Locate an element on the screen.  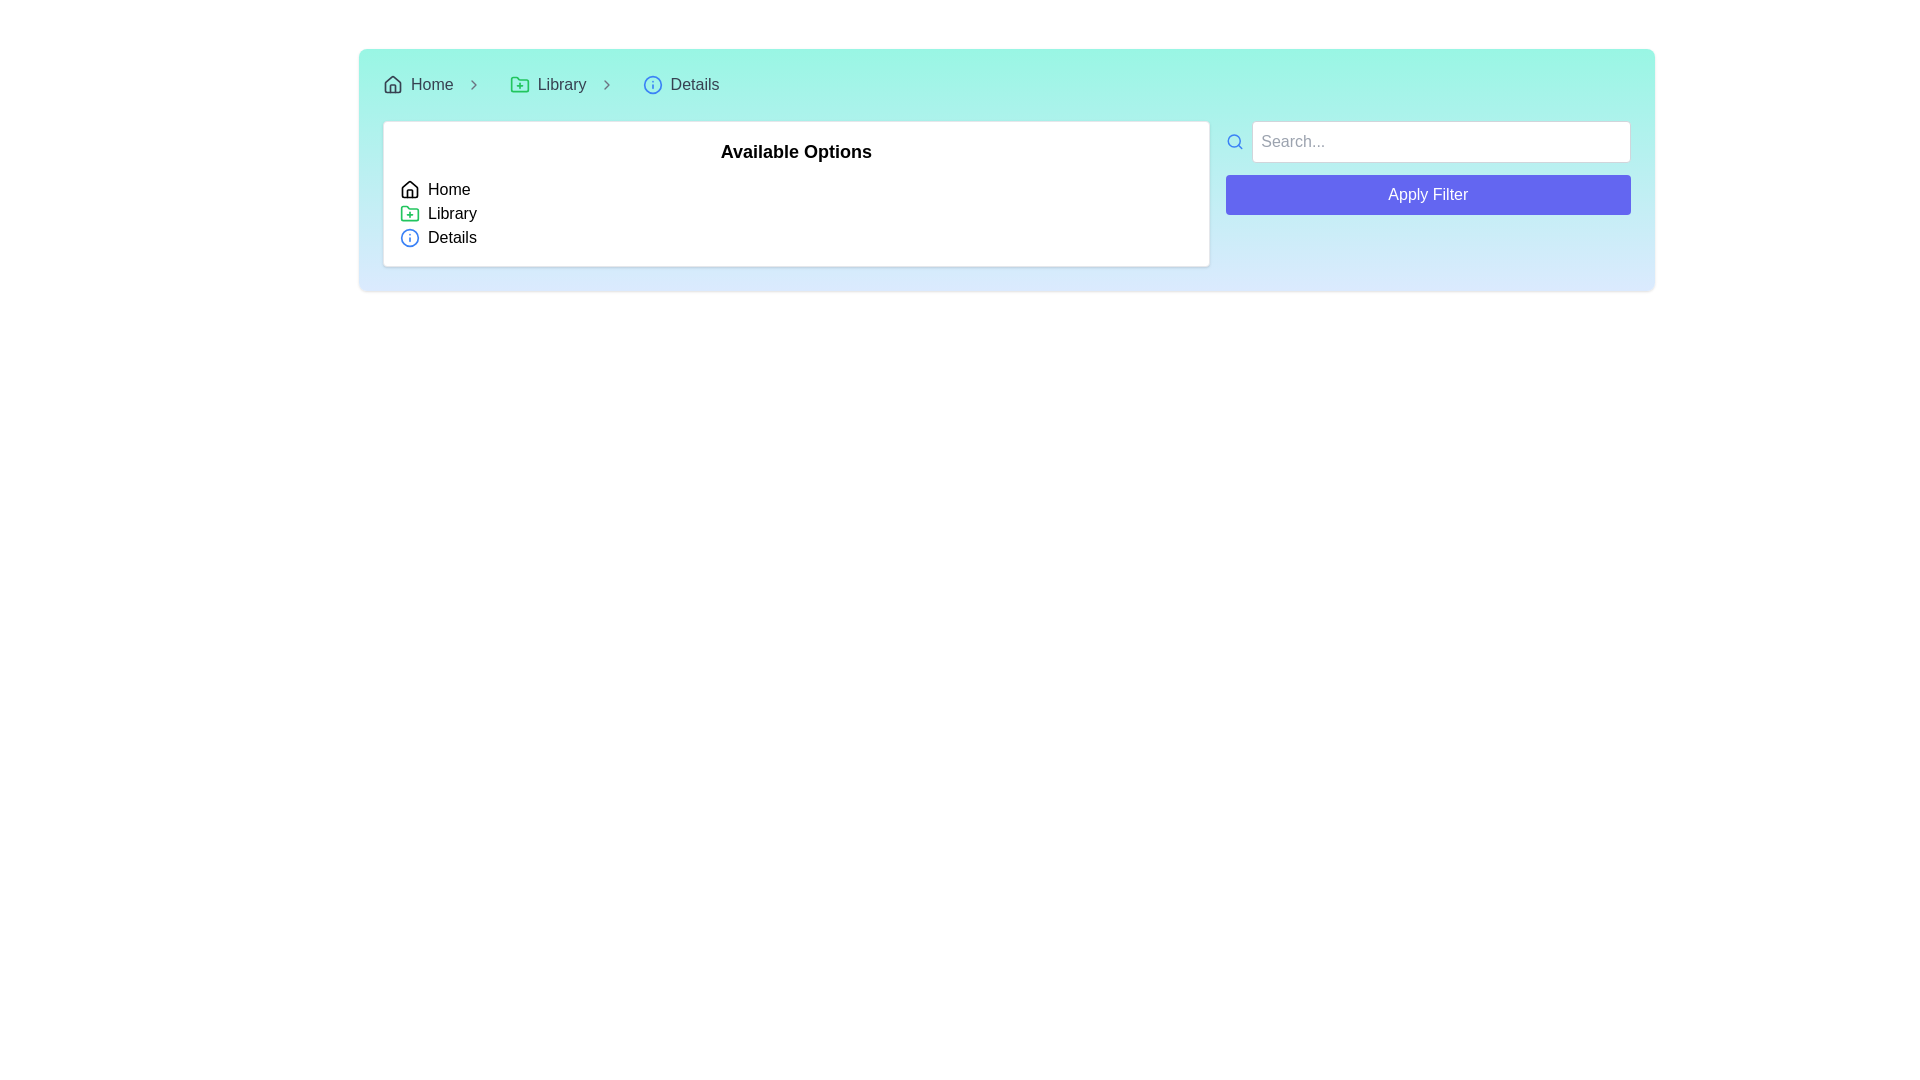
the green folder icon with a plus symbol located in the breadcrumb trail next to the 'Library' label is located at coordinates (408, 212).